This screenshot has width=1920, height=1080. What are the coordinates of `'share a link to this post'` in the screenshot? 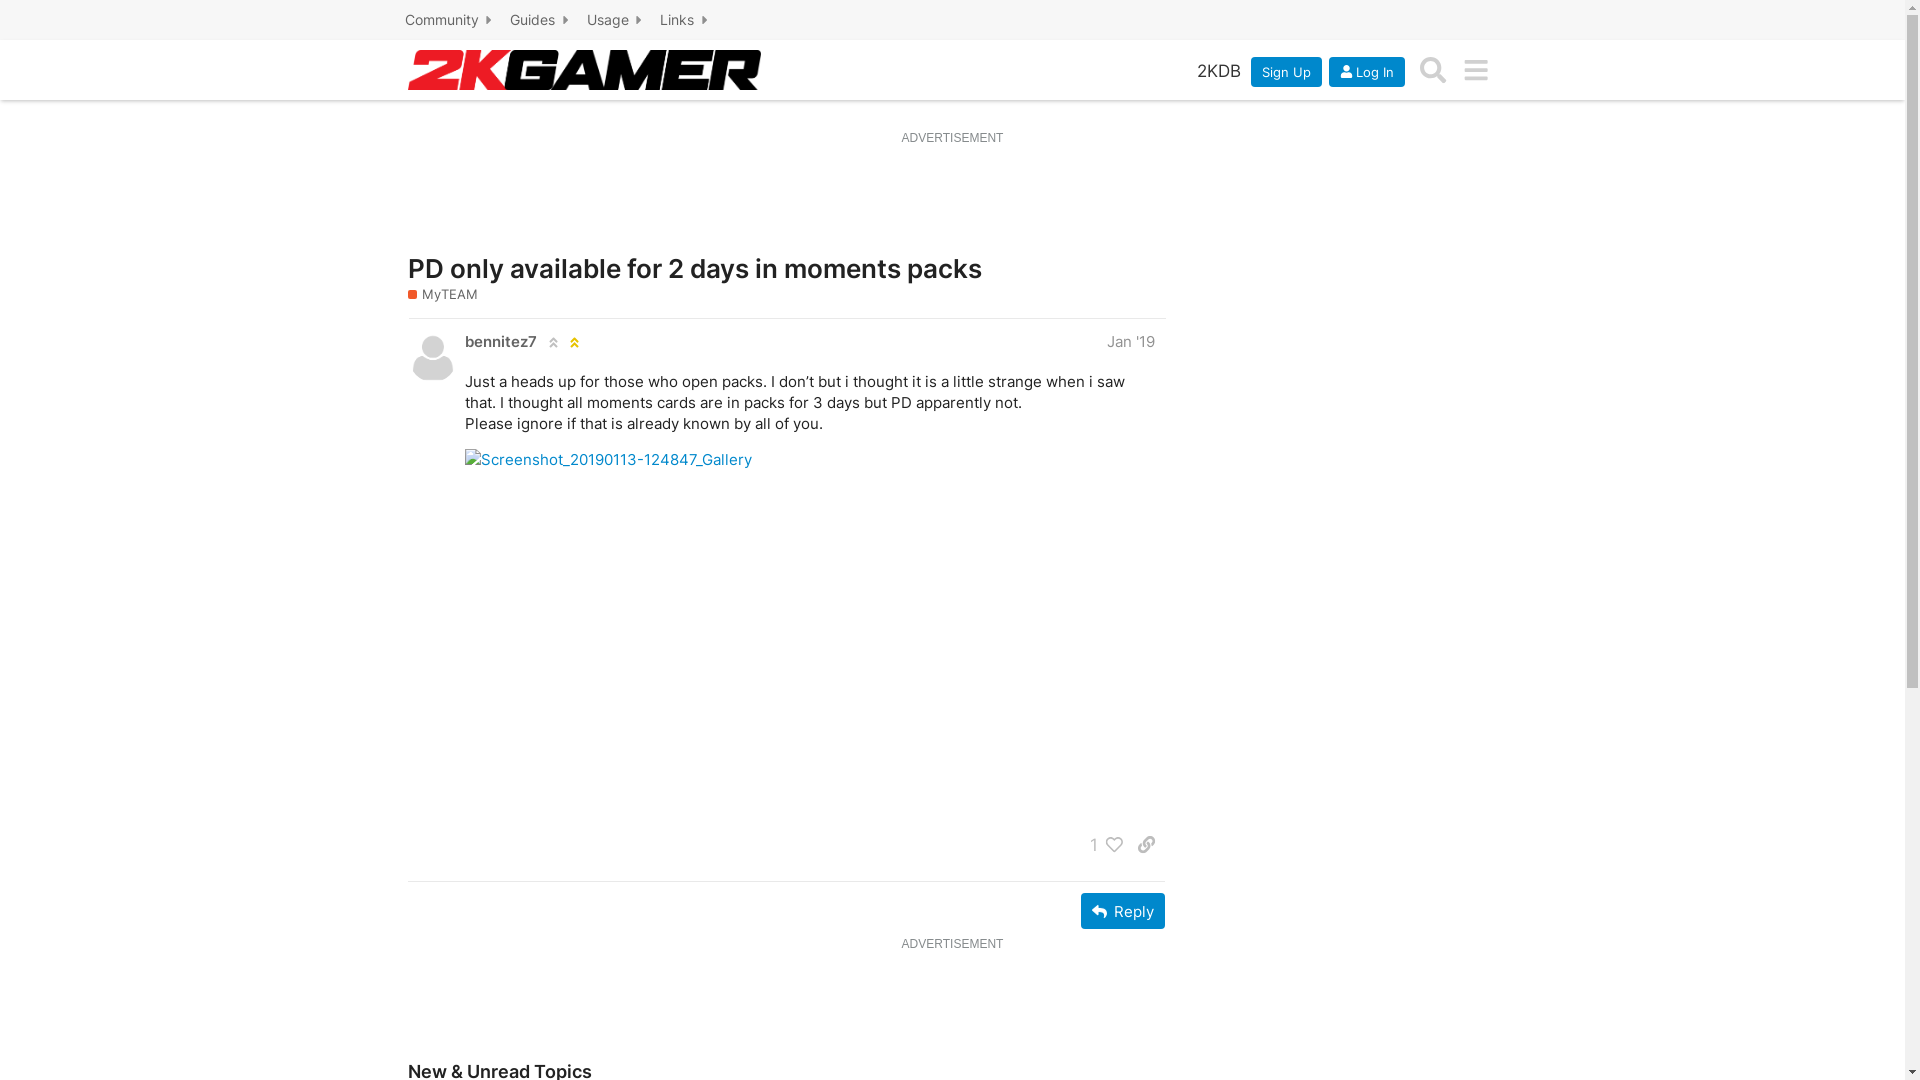 It's located at (1146, 844).